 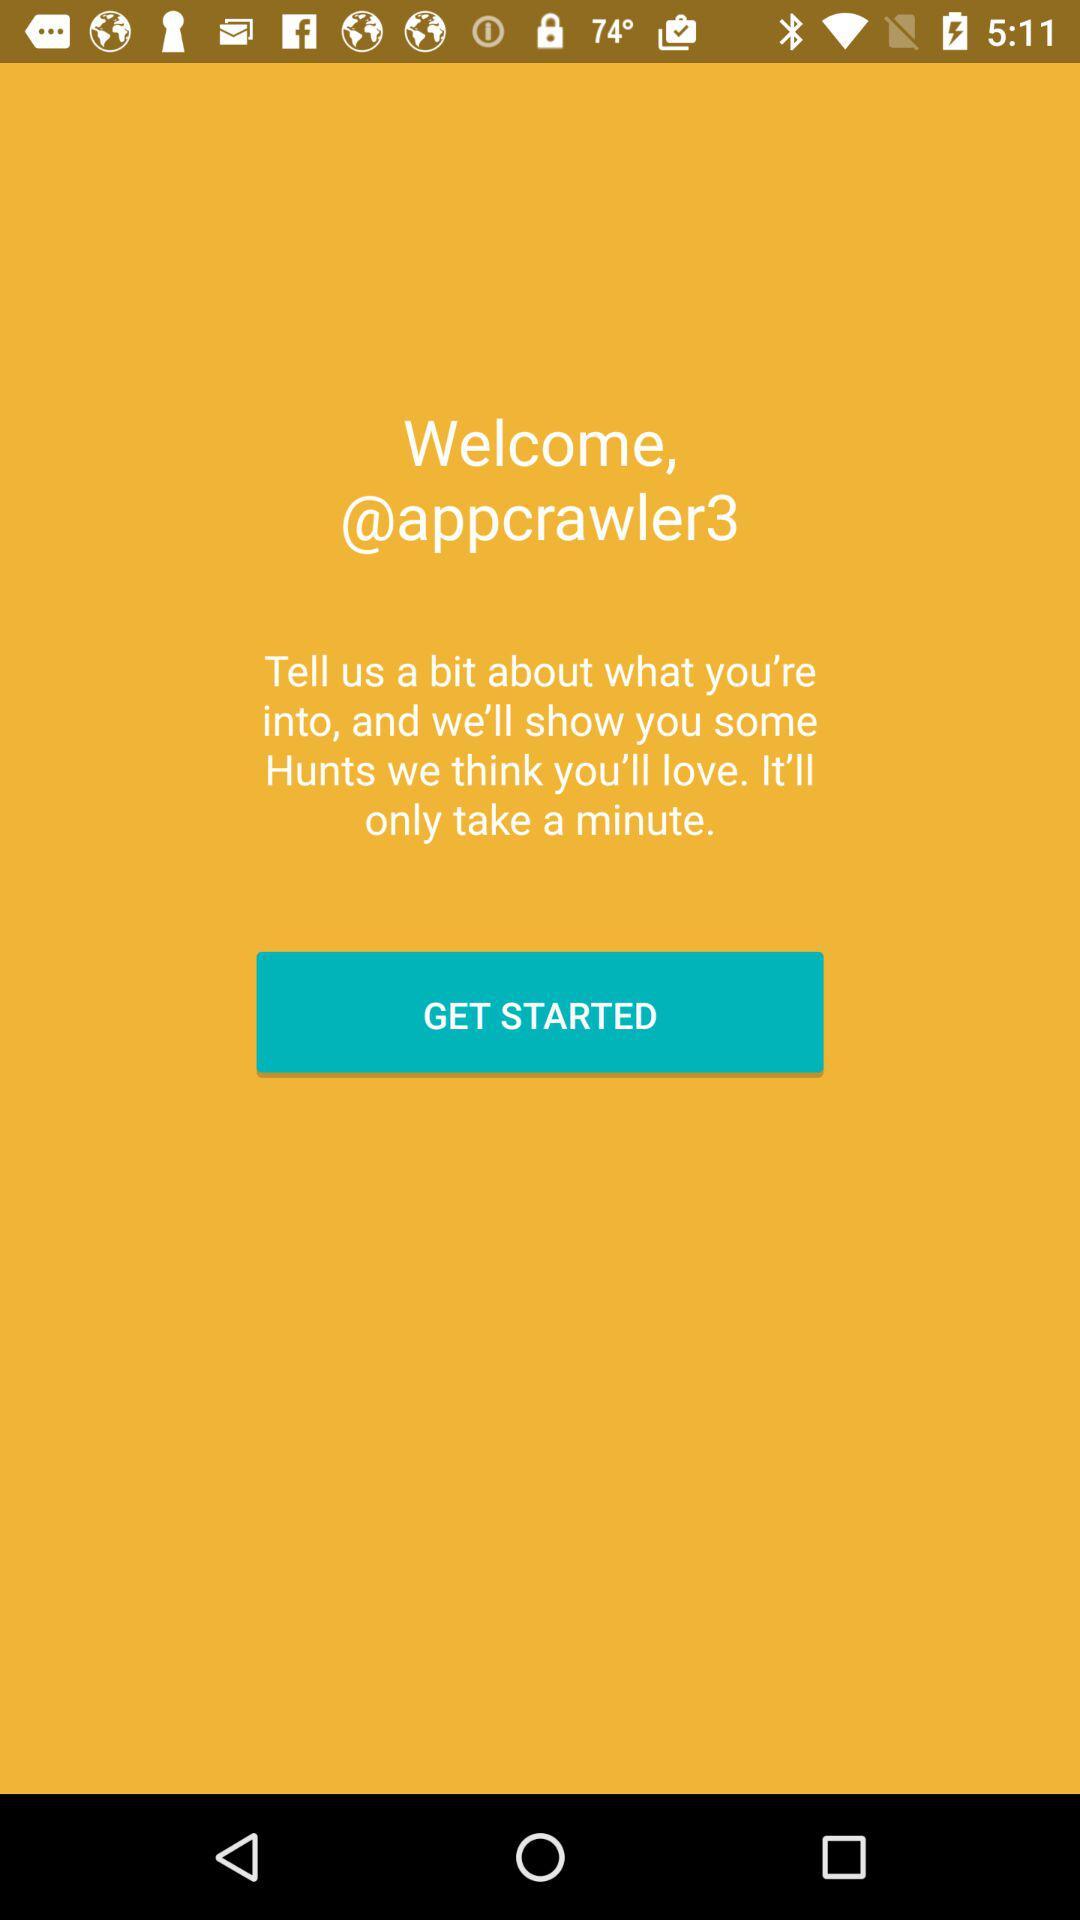 What do you see at coordinates (540, 1014) in the screenshot?
I see `item below the tell us a` at bounding box center [540, 1014].